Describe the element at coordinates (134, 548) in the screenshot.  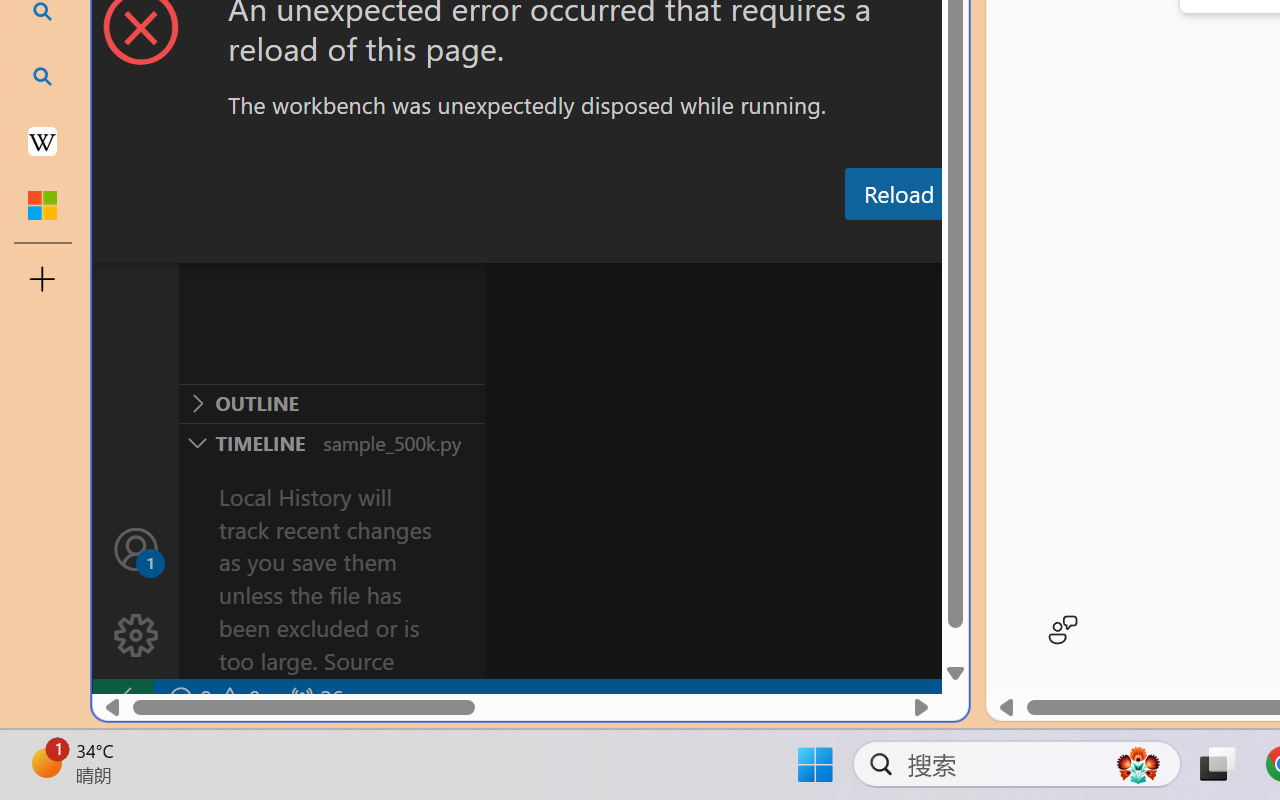
I see `'Accounts - Sign in requested'` at that location.